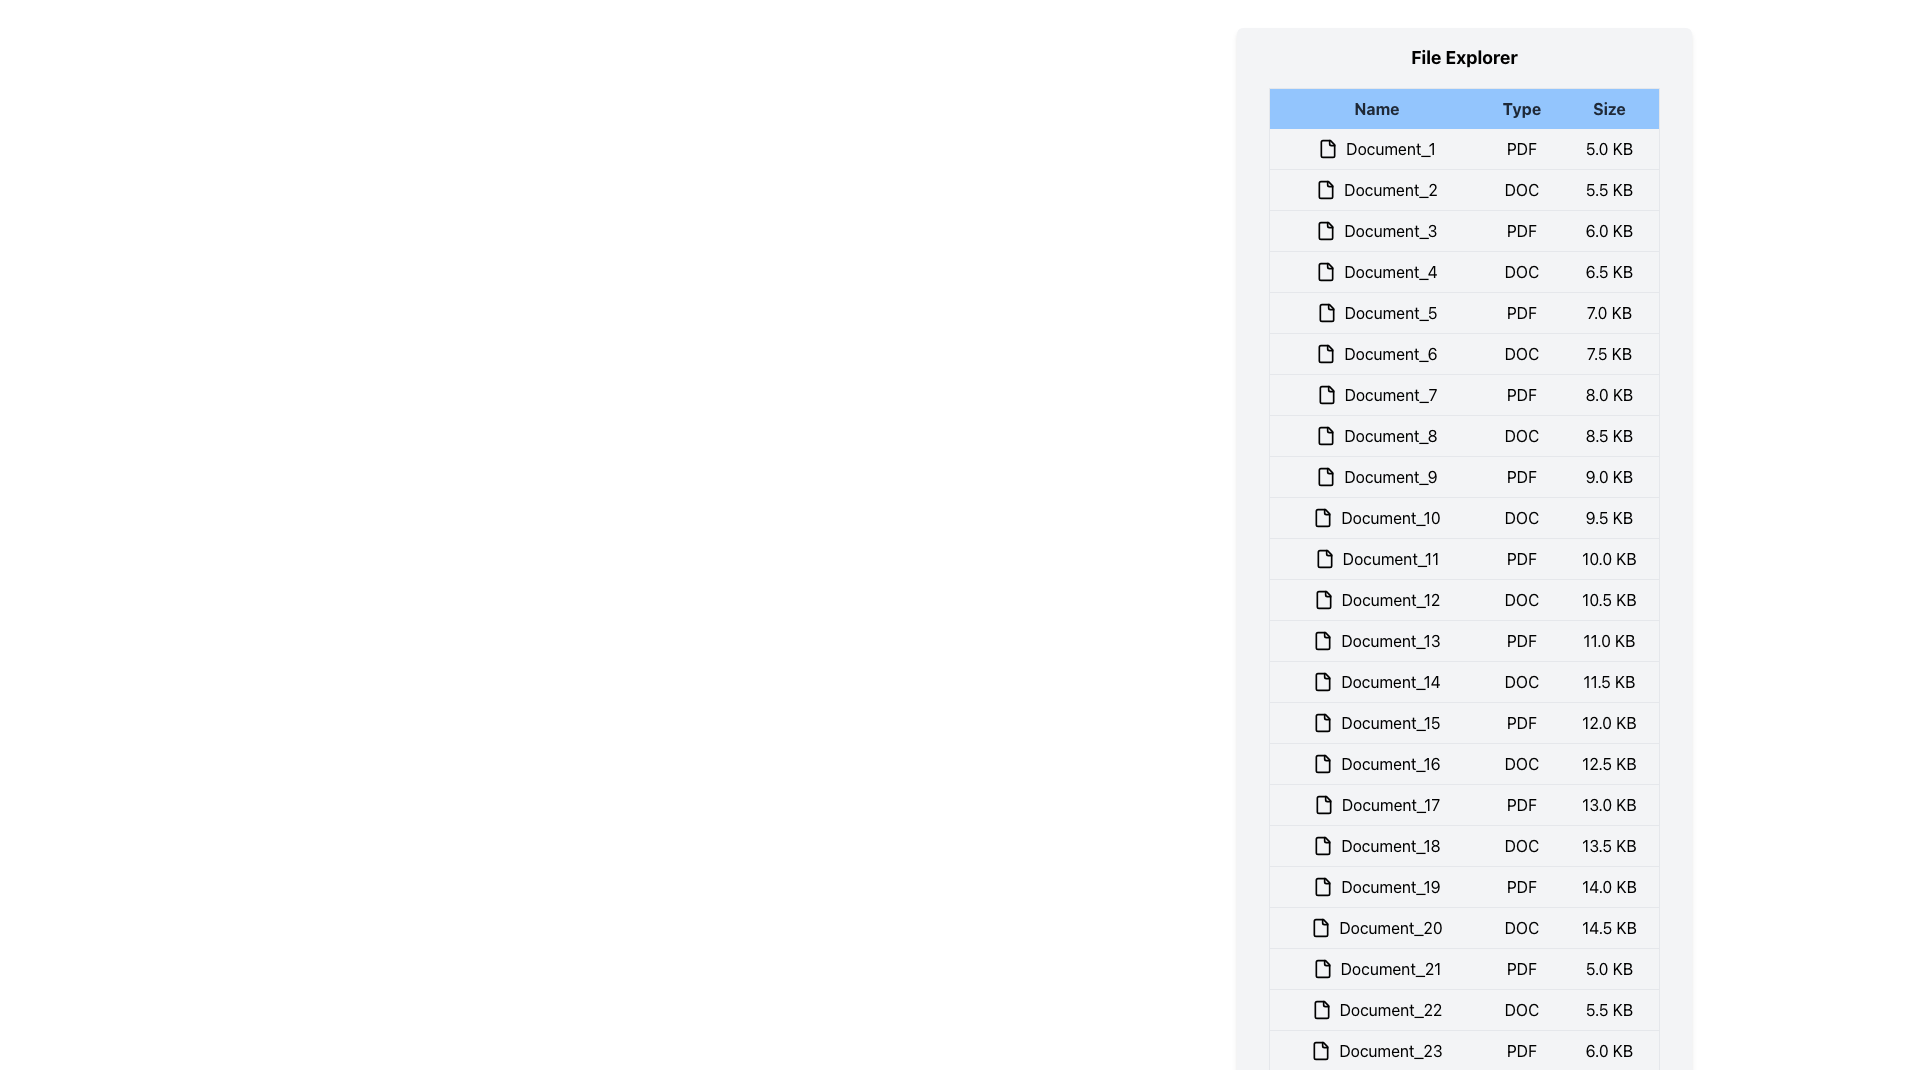 The image size is (1920, 1080). I want to click on text label indicating the file size for 'Document_21' located in the 'Size' column of the file explorer interface, so click(1609, 967).